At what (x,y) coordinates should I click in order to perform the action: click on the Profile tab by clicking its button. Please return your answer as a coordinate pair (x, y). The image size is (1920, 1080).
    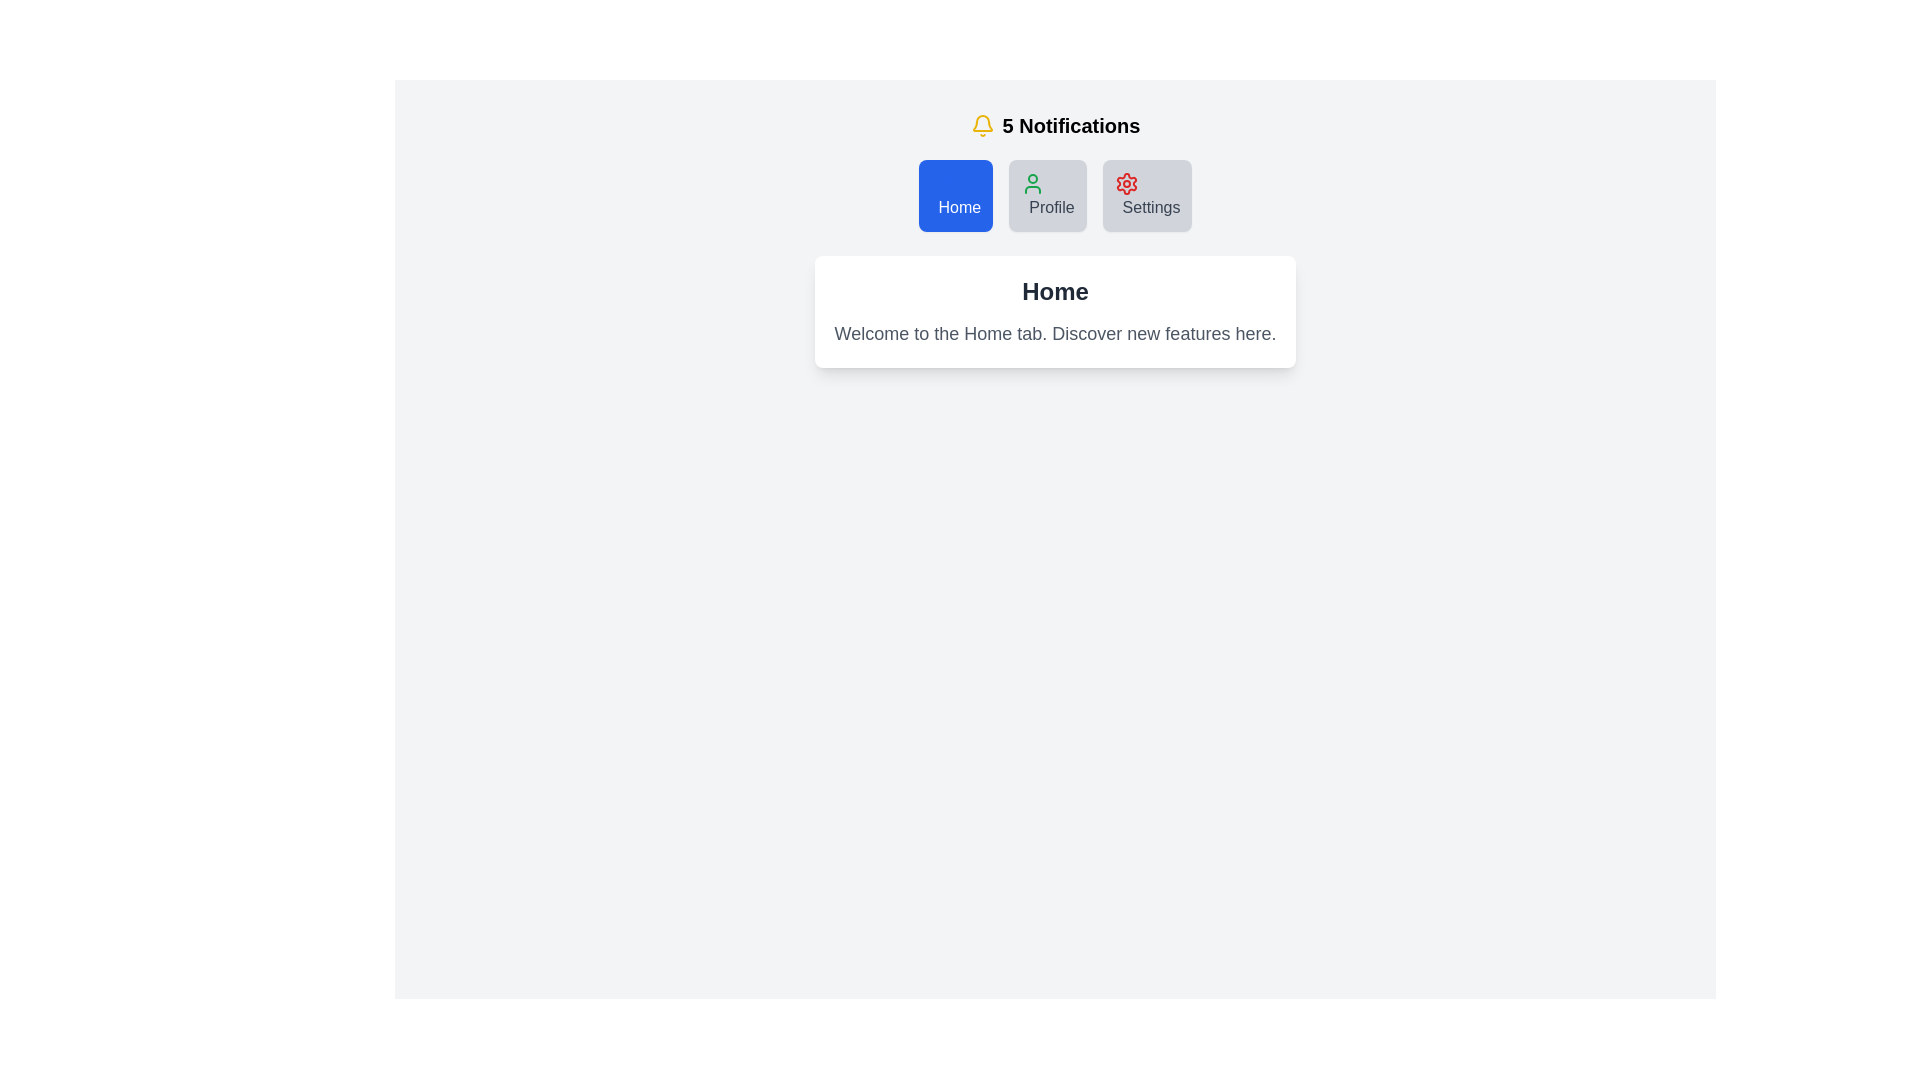
    Looking at the image, I should click on (1046, 196).